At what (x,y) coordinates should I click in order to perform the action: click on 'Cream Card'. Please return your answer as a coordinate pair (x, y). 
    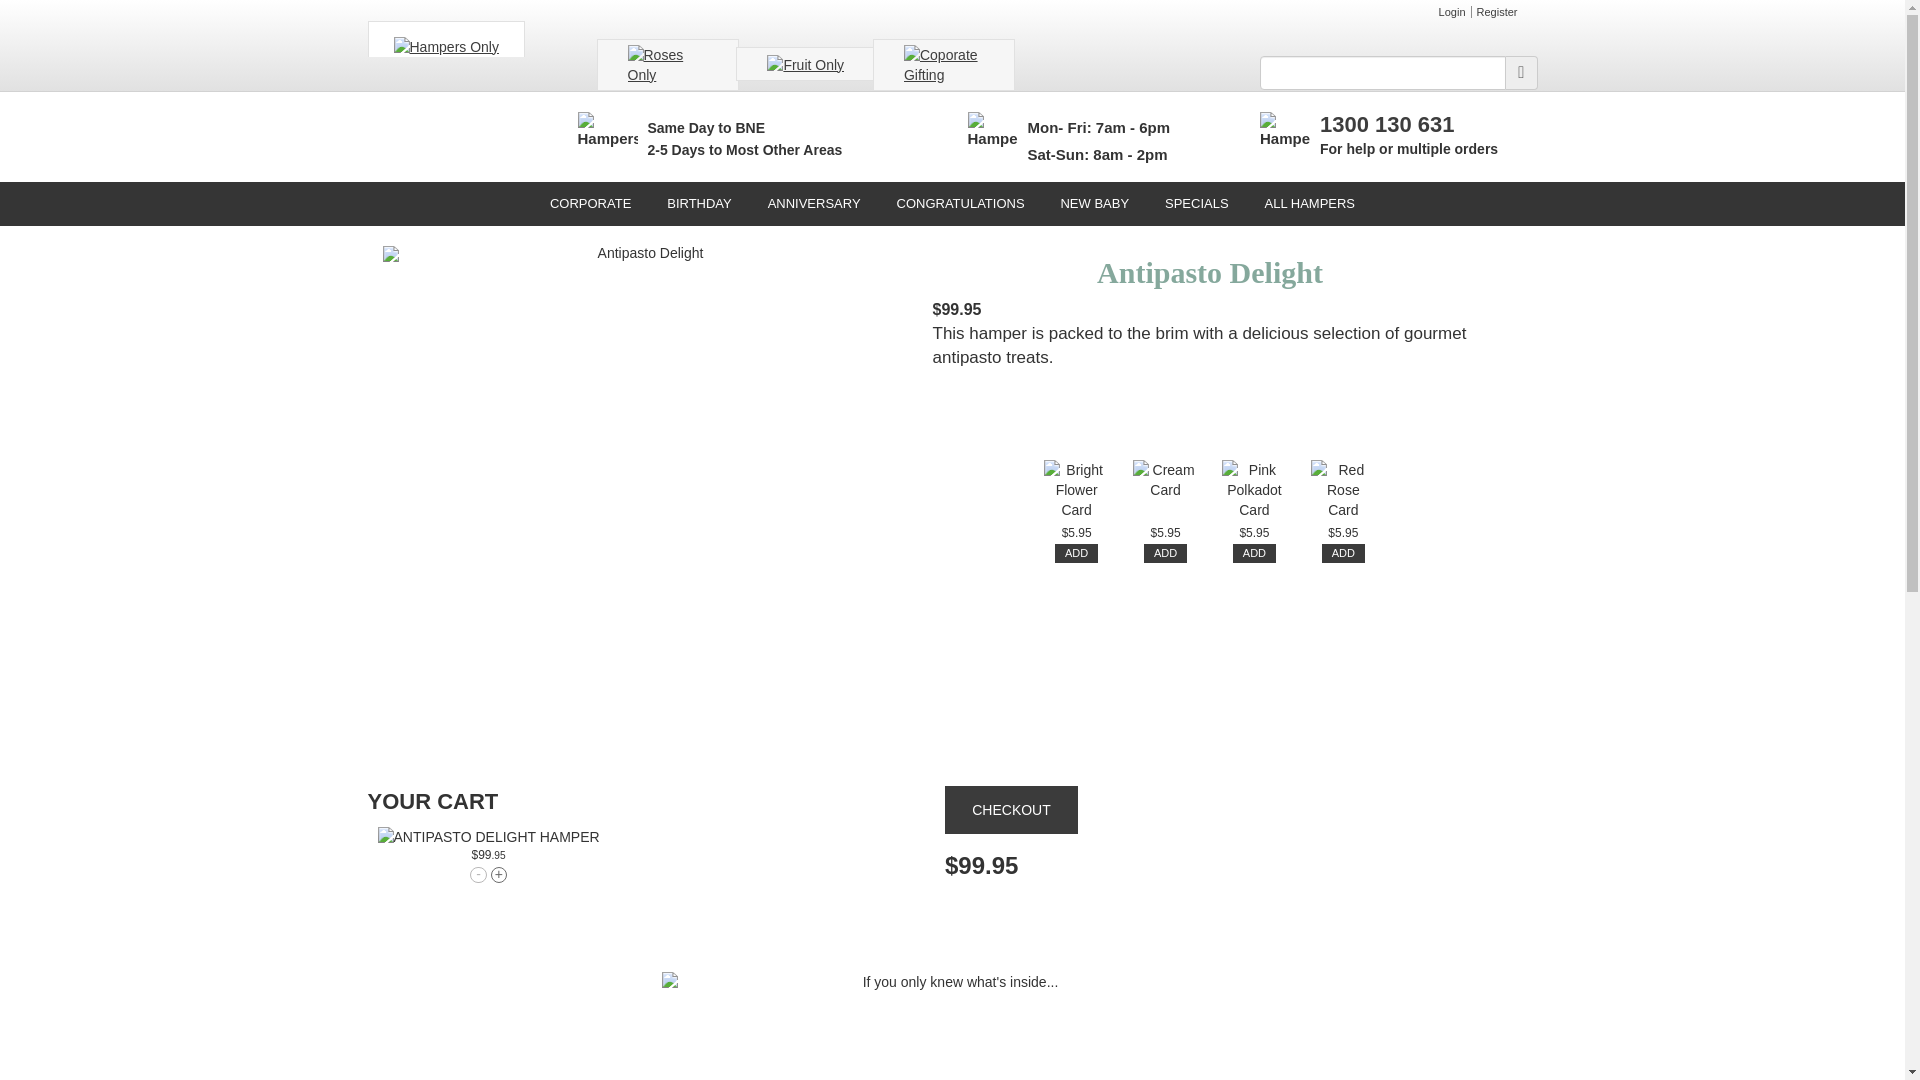
    Looking at the image, I should click on (1165, 492).